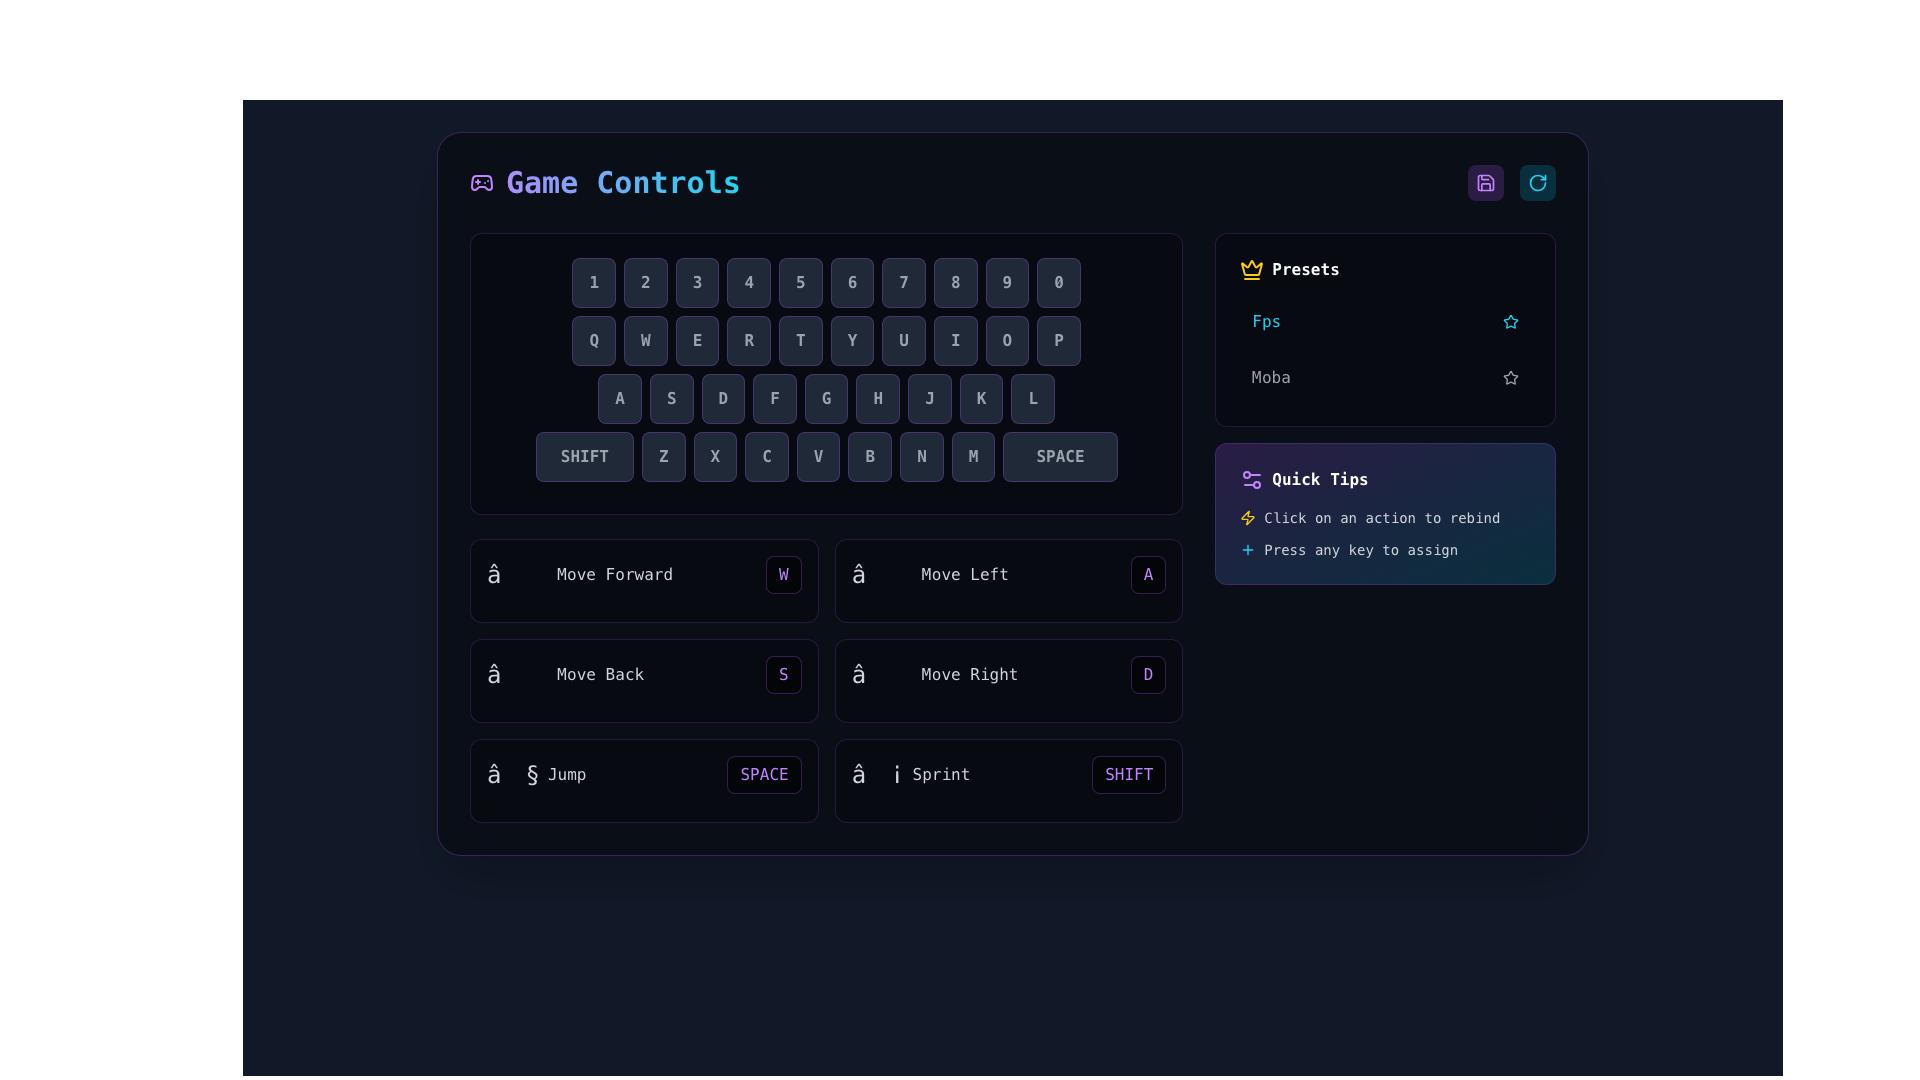 The height and width of the screenshot is (1080, 1920). What do you see at coordinates (920, 456) in the screenshot?
I see `the 'N' key on the virtual keyboard, which is the seventh button in the row, located below the virtual keyboard representation` at bounding box center [920, 456].